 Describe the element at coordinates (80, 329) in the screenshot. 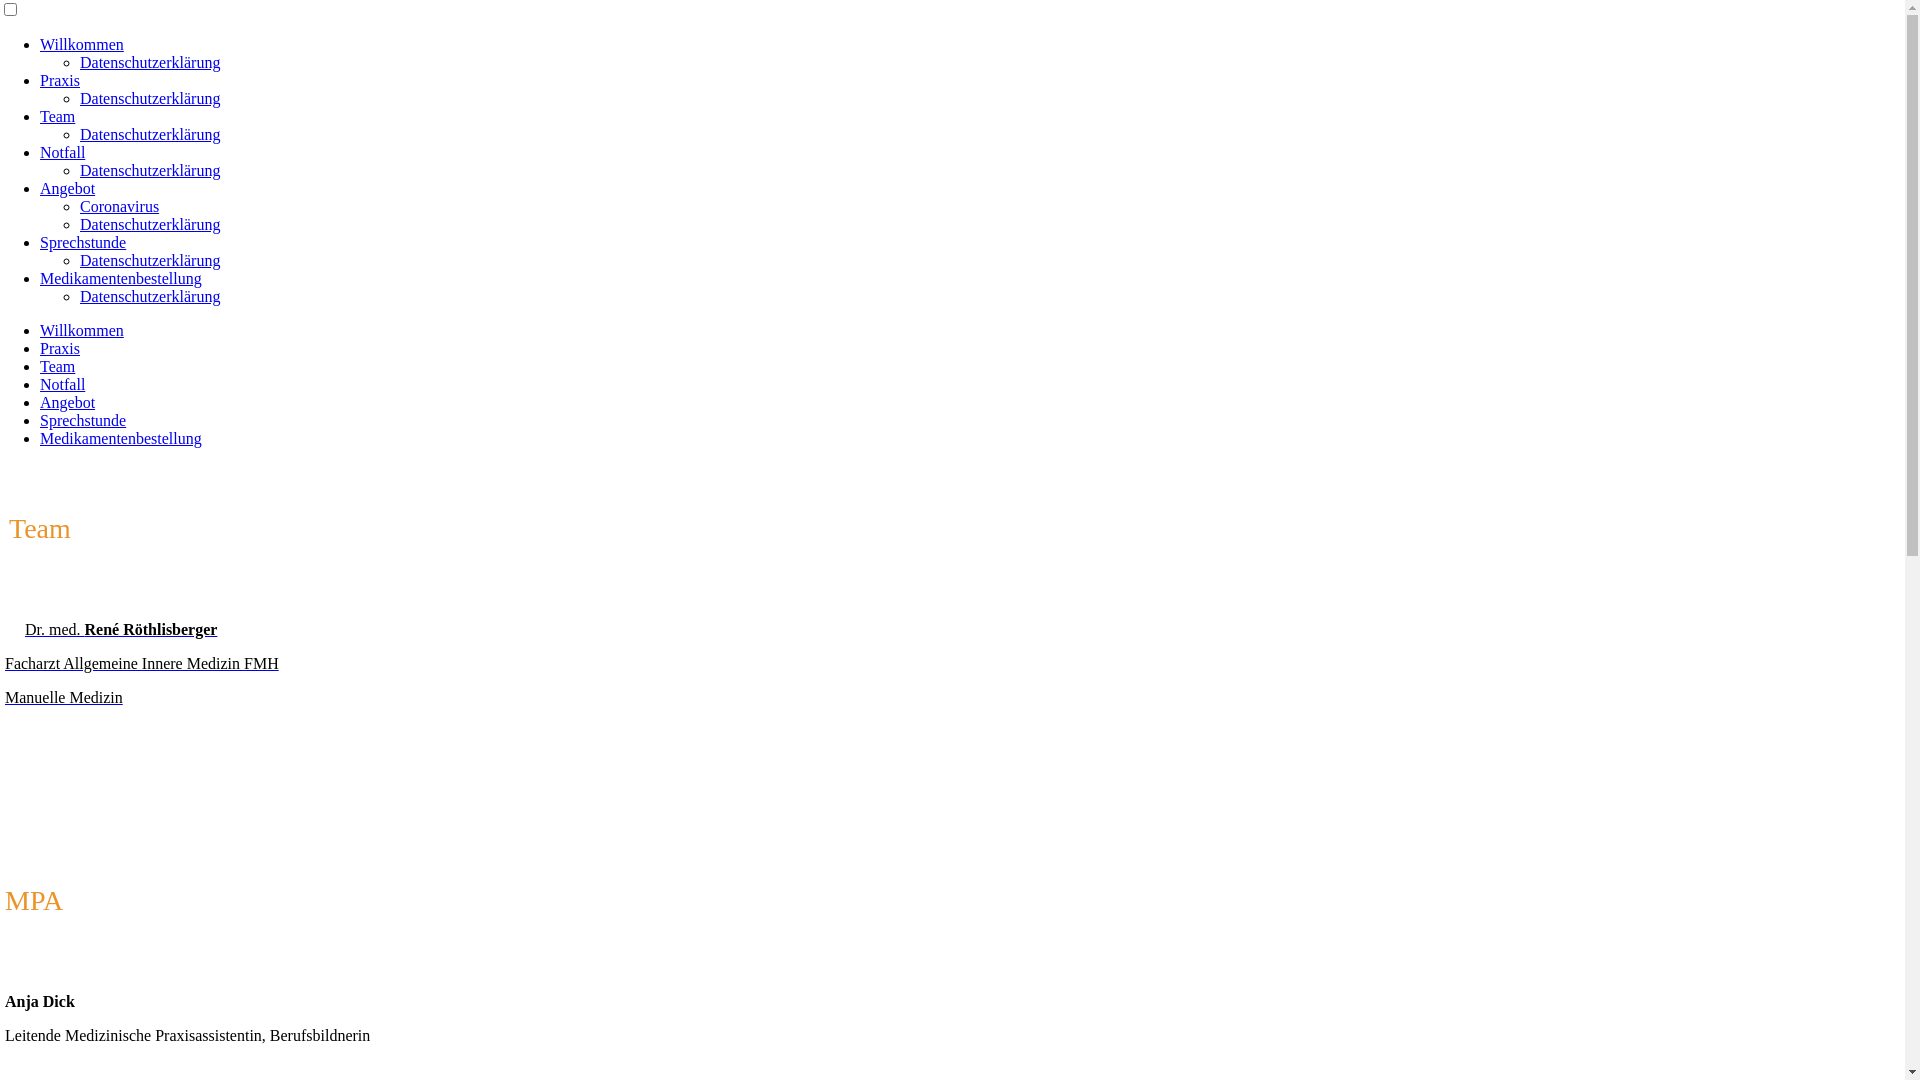

I see `'Willkommen'` at that location.